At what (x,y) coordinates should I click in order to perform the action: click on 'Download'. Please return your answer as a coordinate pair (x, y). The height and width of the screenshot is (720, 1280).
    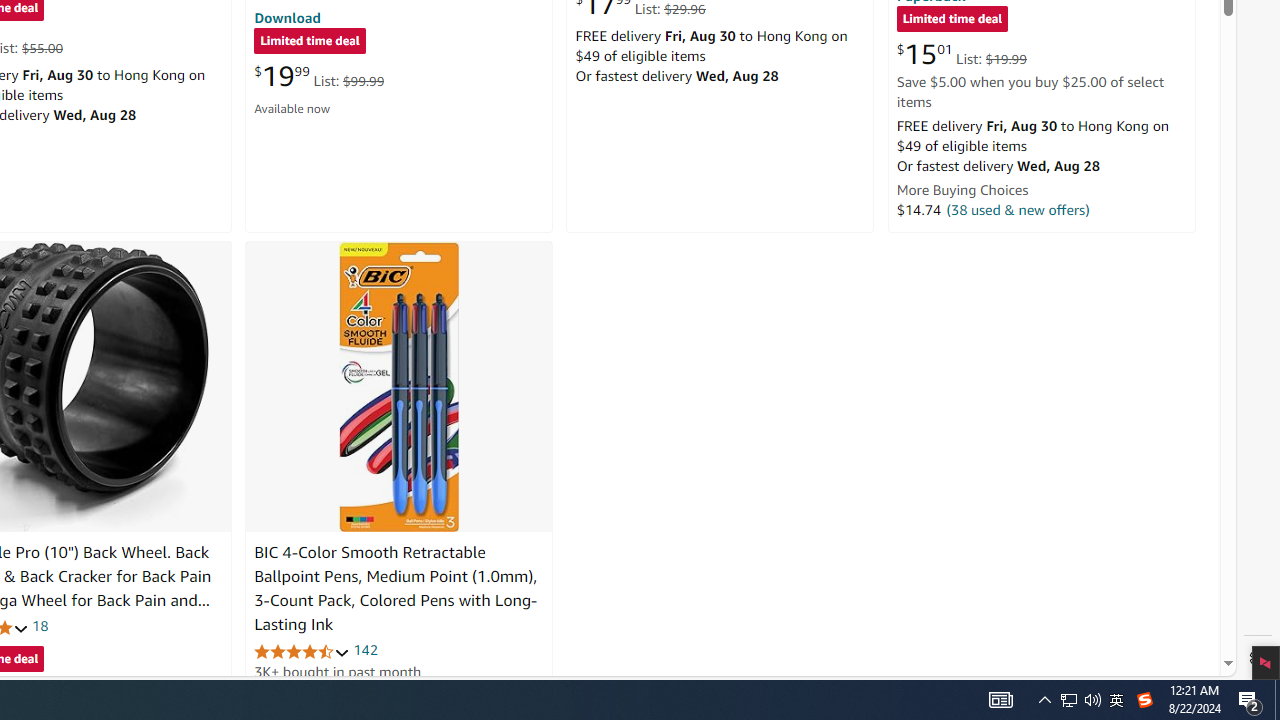
    Looking at the image, I should click on (286, 17).